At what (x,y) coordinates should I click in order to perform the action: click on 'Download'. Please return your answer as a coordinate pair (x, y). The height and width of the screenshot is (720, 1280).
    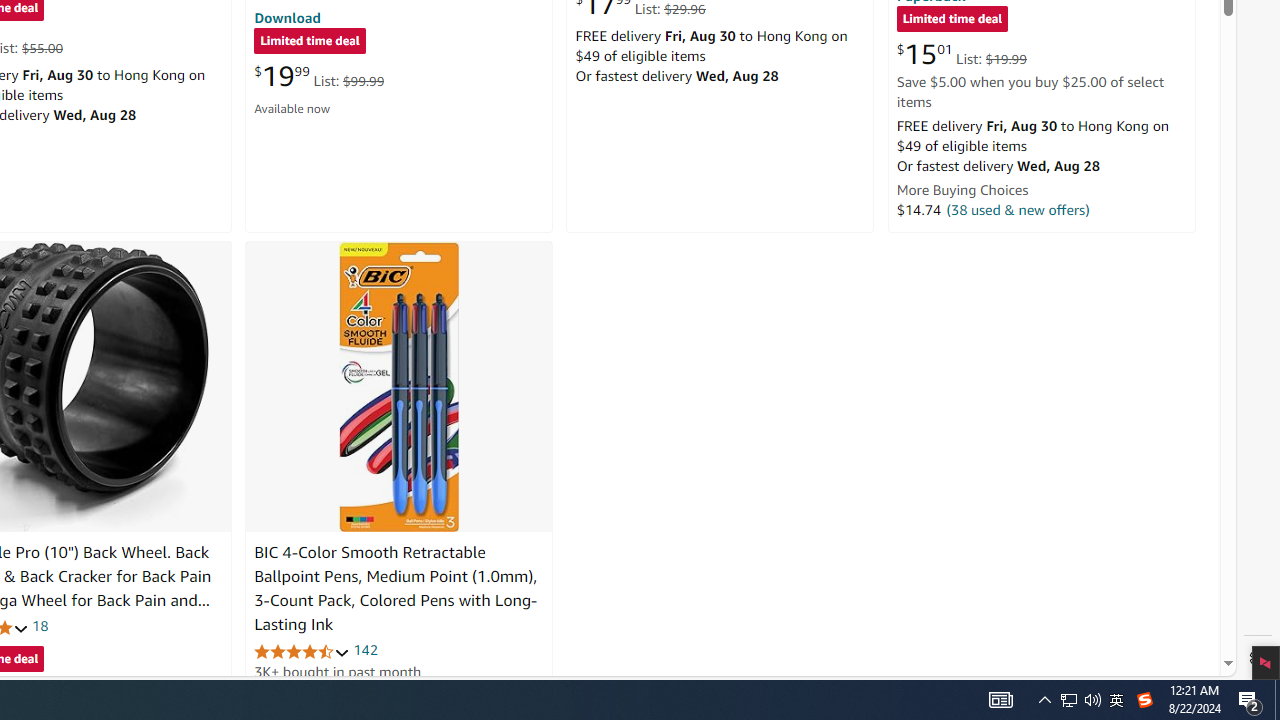
    Looking at the image, I should click on (286, 17).